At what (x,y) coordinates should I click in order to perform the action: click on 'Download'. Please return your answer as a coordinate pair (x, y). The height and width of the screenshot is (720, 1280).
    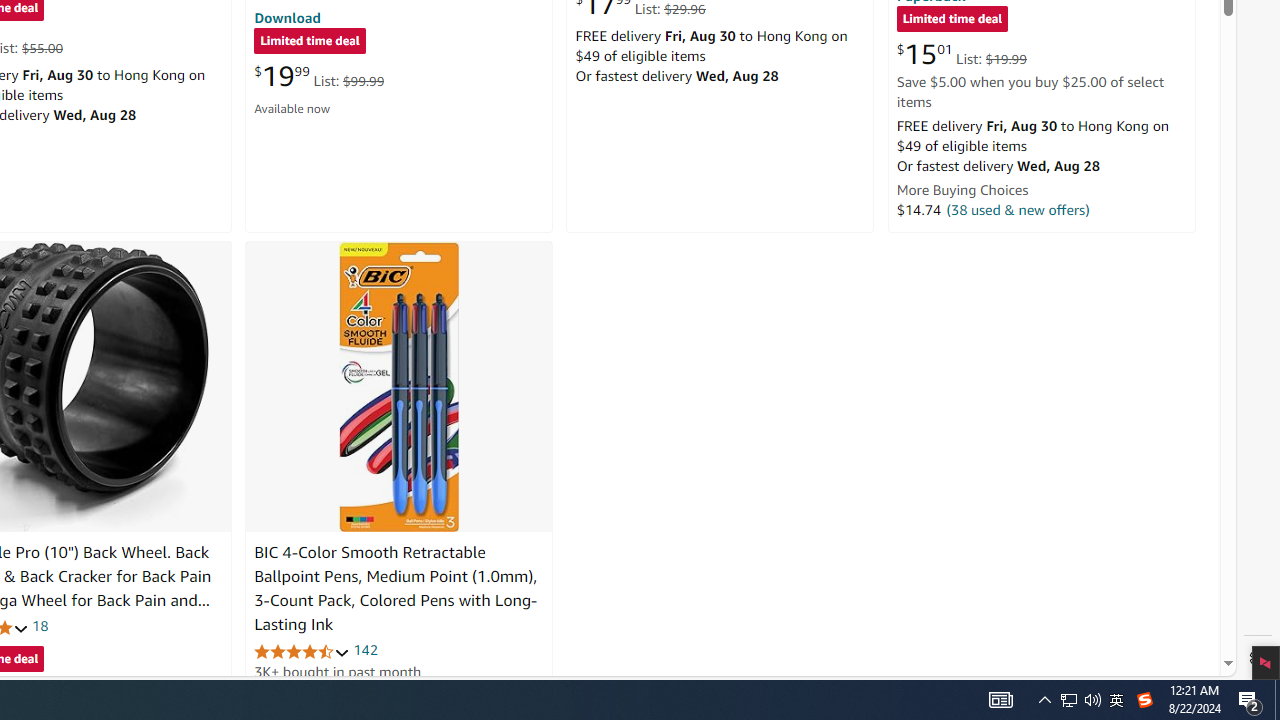
    Looking at the image, I should click on (286, 17).